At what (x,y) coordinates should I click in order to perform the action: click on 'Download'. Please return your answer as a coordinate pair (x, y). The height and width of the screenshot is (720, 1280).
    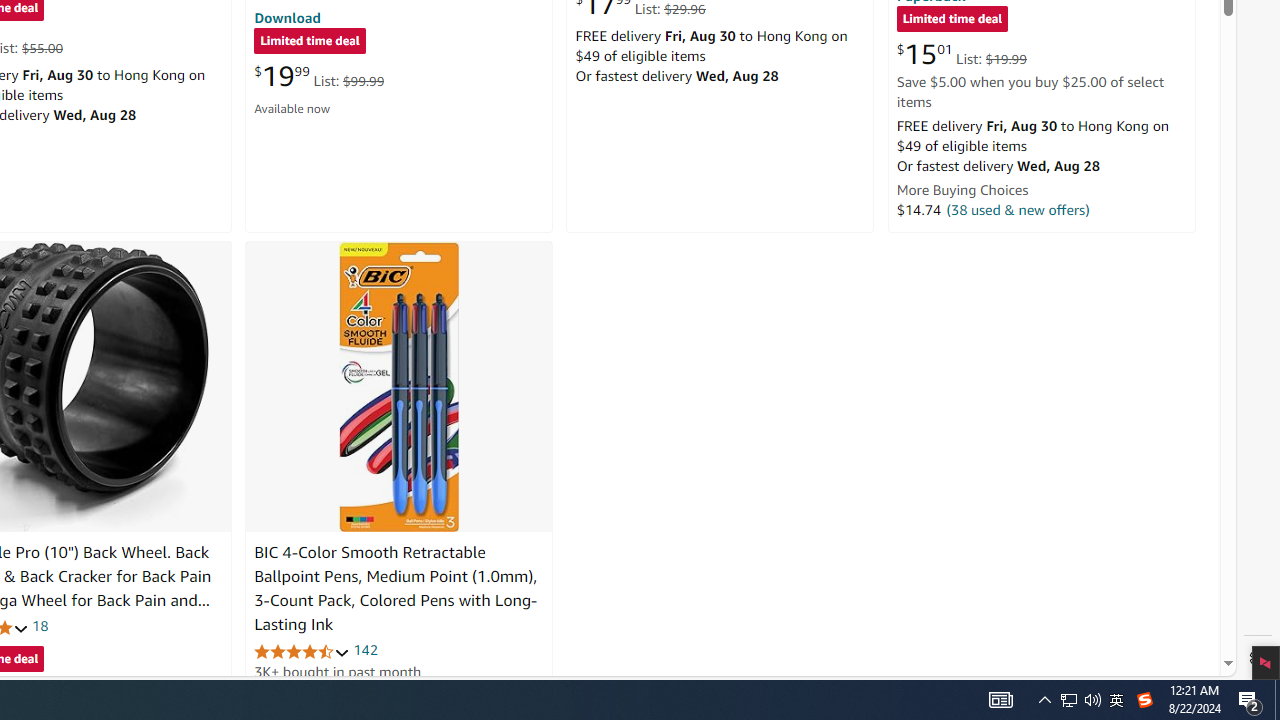
    Looking at the image, I should click on (286, 17).